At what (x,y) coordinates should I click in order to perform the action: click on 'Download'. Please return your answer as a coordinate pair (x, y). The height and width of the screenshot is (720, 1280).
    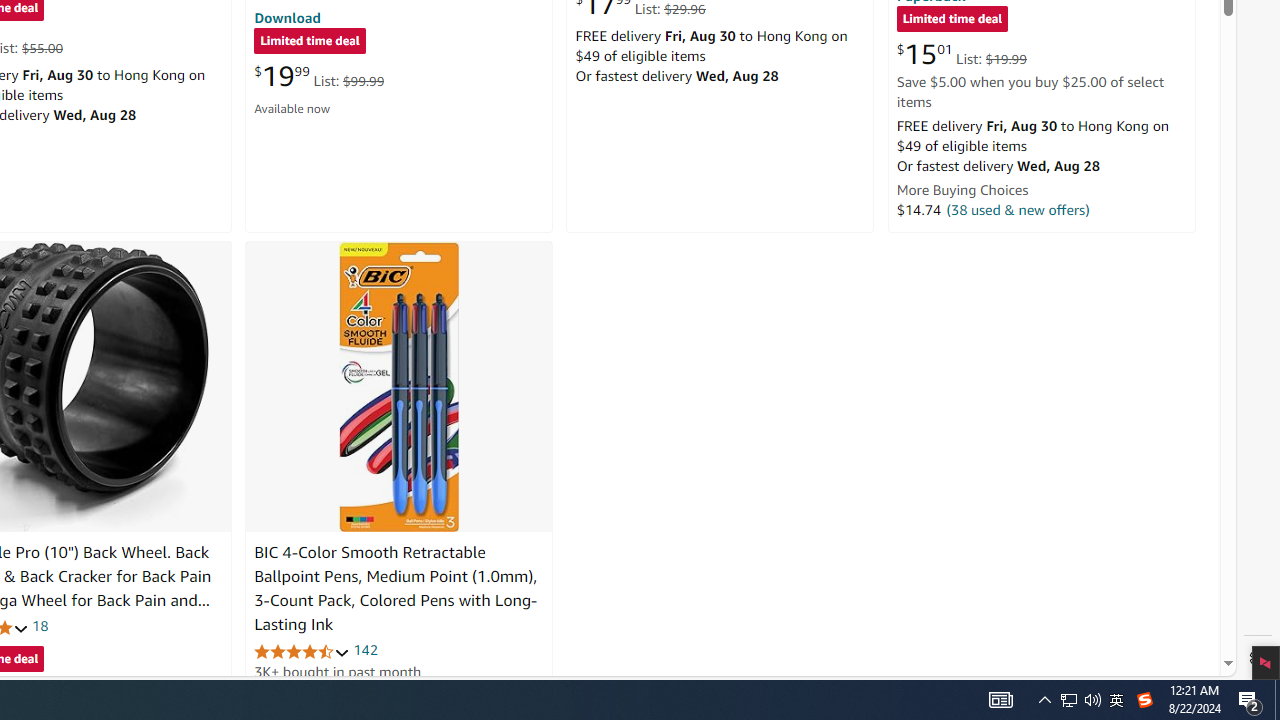
    Looking at the image, I should click on (286, 17).